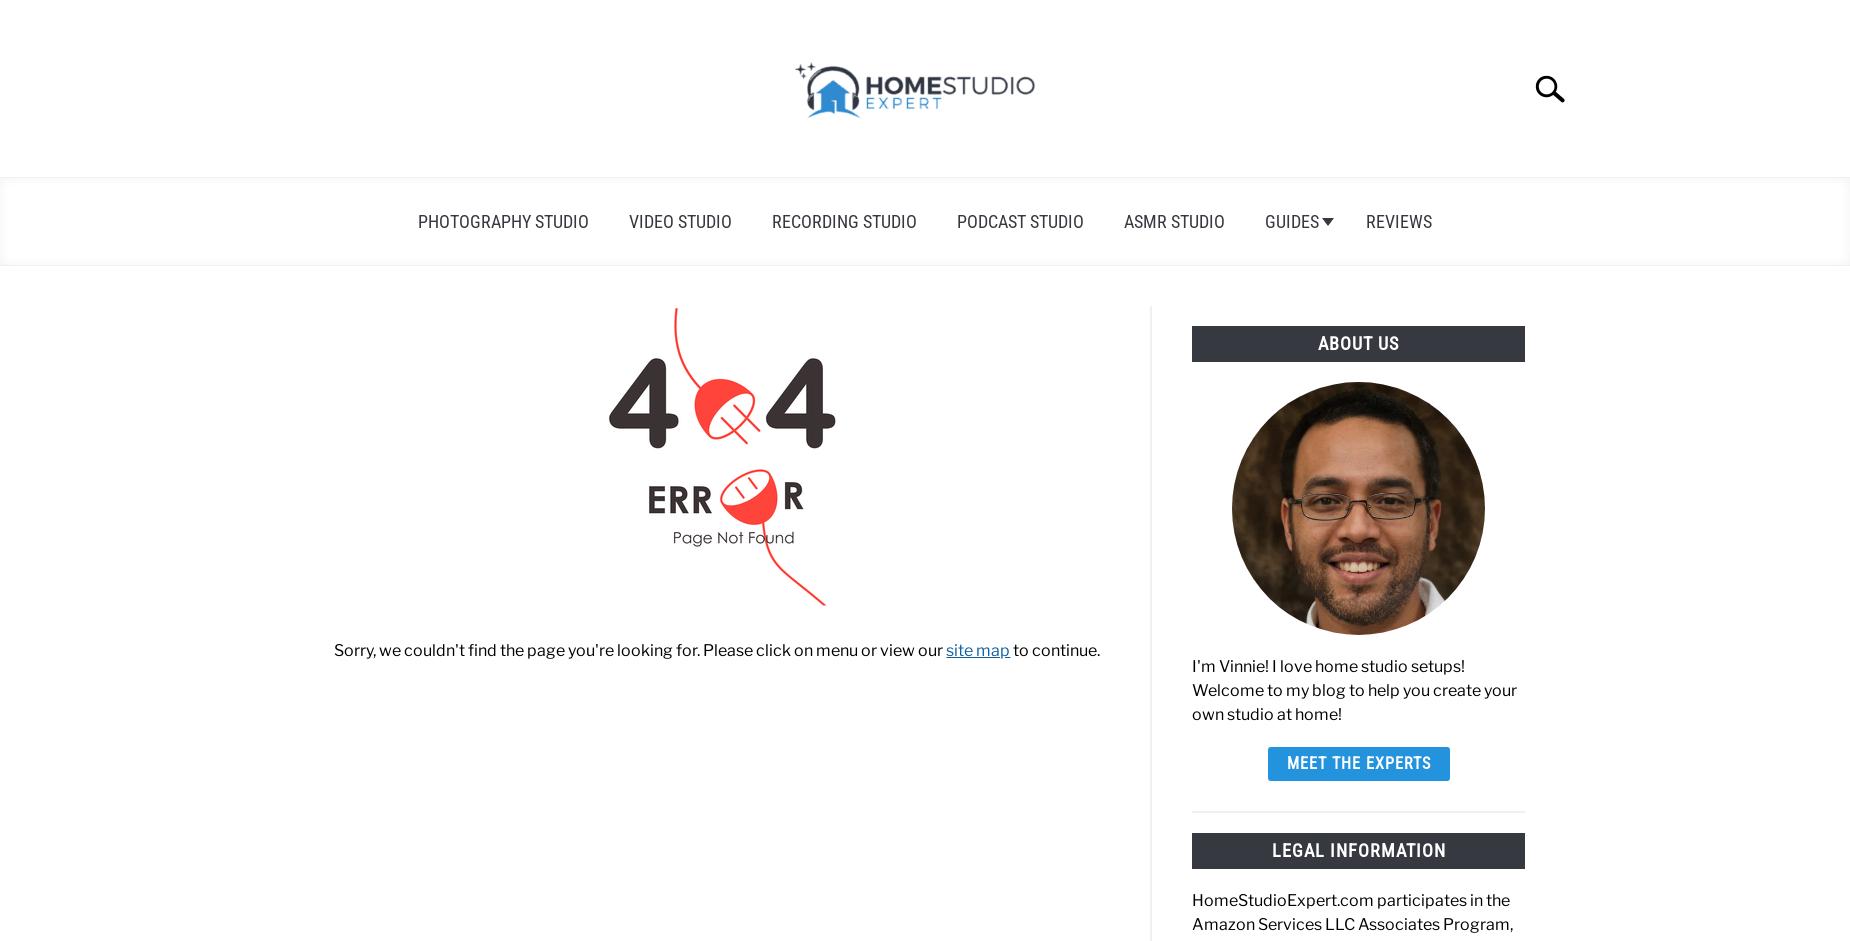 The image size is (1850, 941). Describe the element at coordinates (416, 220) in the screenshot. I see `'Photography Studio'` at that location.